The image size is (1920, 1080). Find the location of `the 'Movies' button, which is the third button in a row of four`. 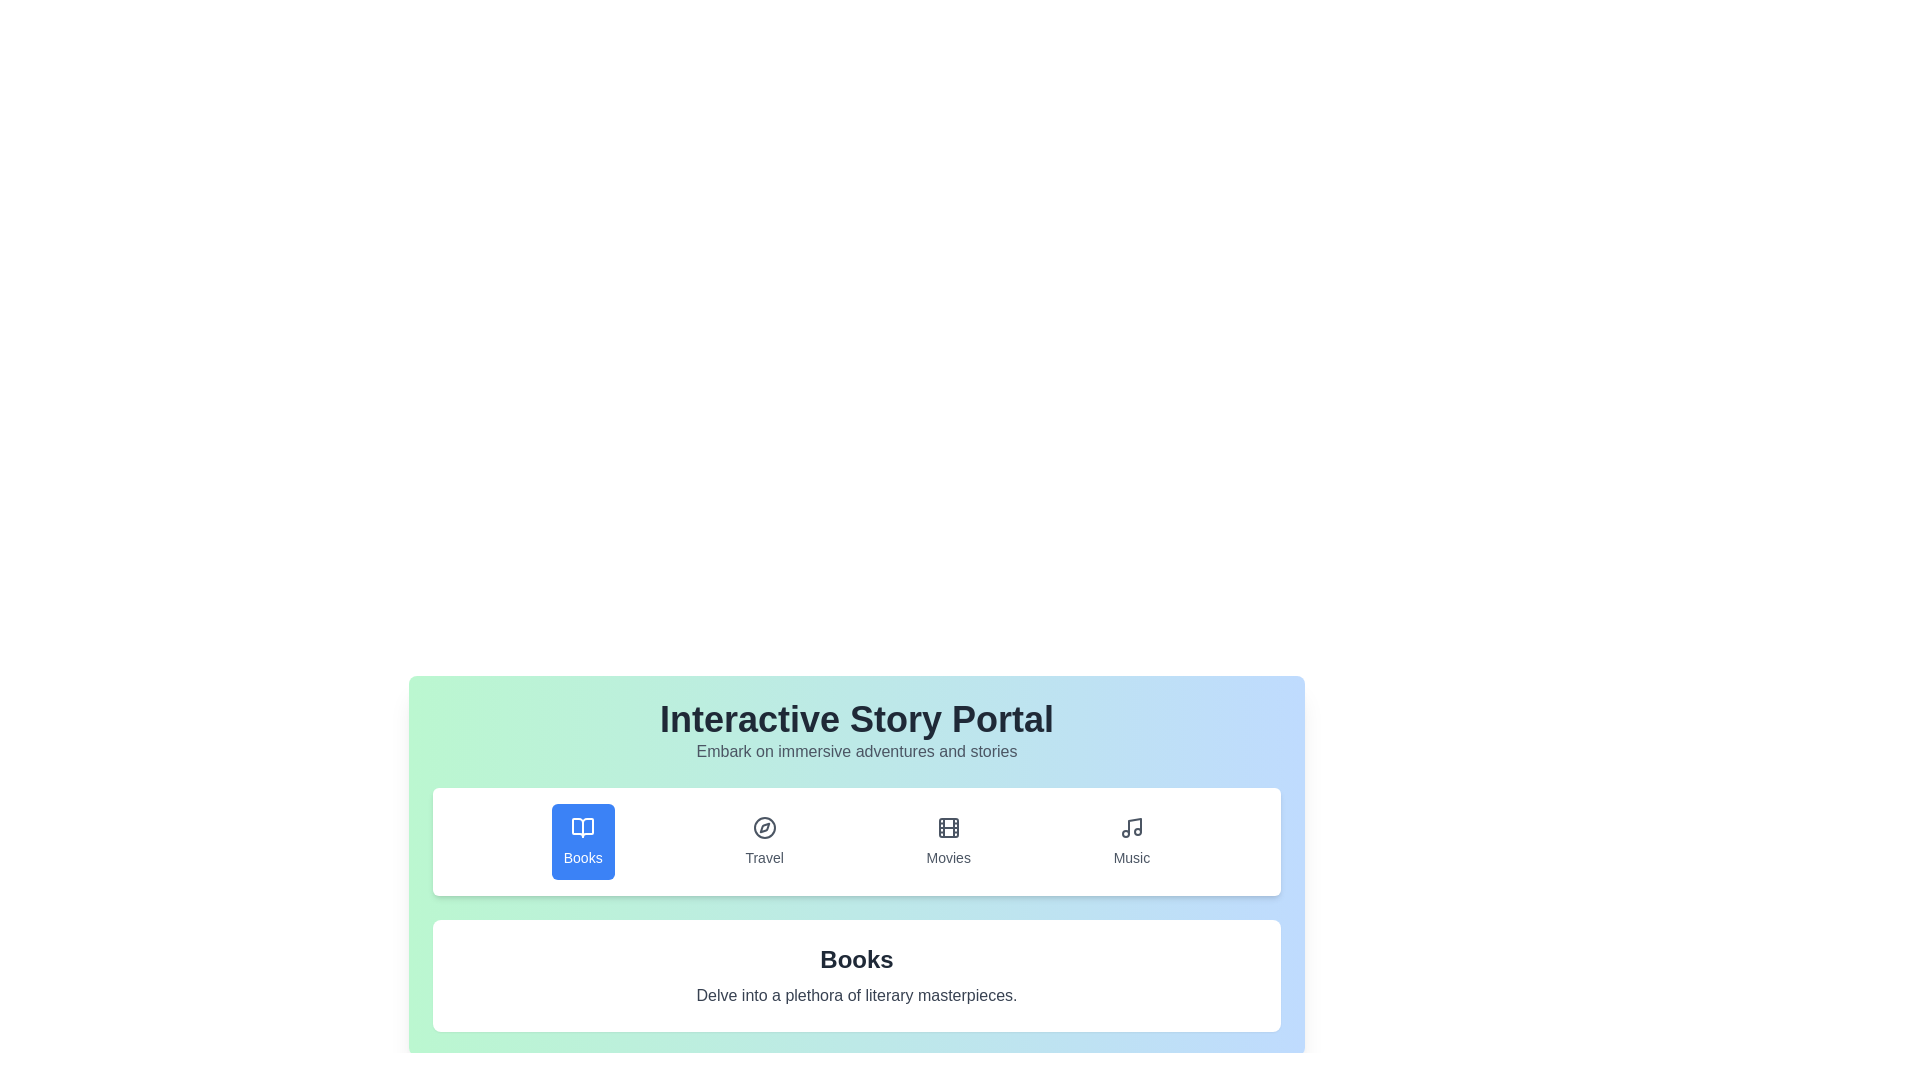

the 'Movies' button, which is the third button in a row of four is located at coordinates (947, 841).